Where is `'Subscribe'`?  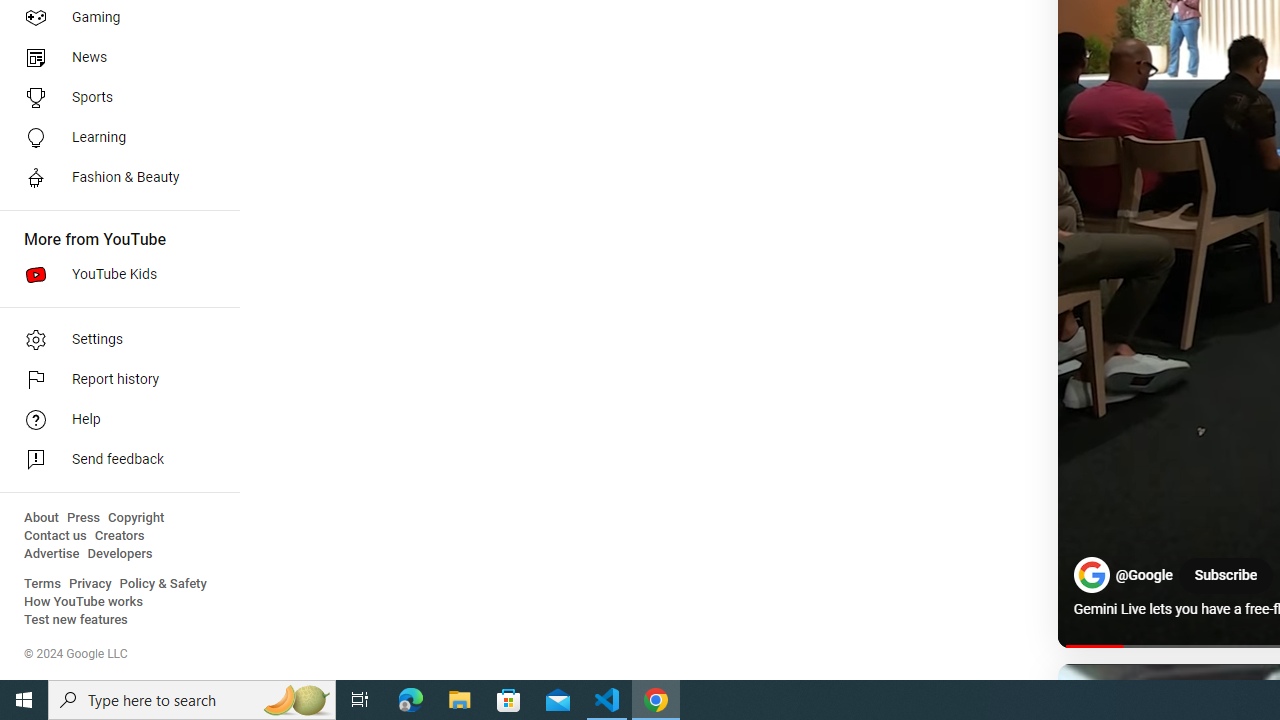
'Subscribe' is located at coordinates (1224, 576).